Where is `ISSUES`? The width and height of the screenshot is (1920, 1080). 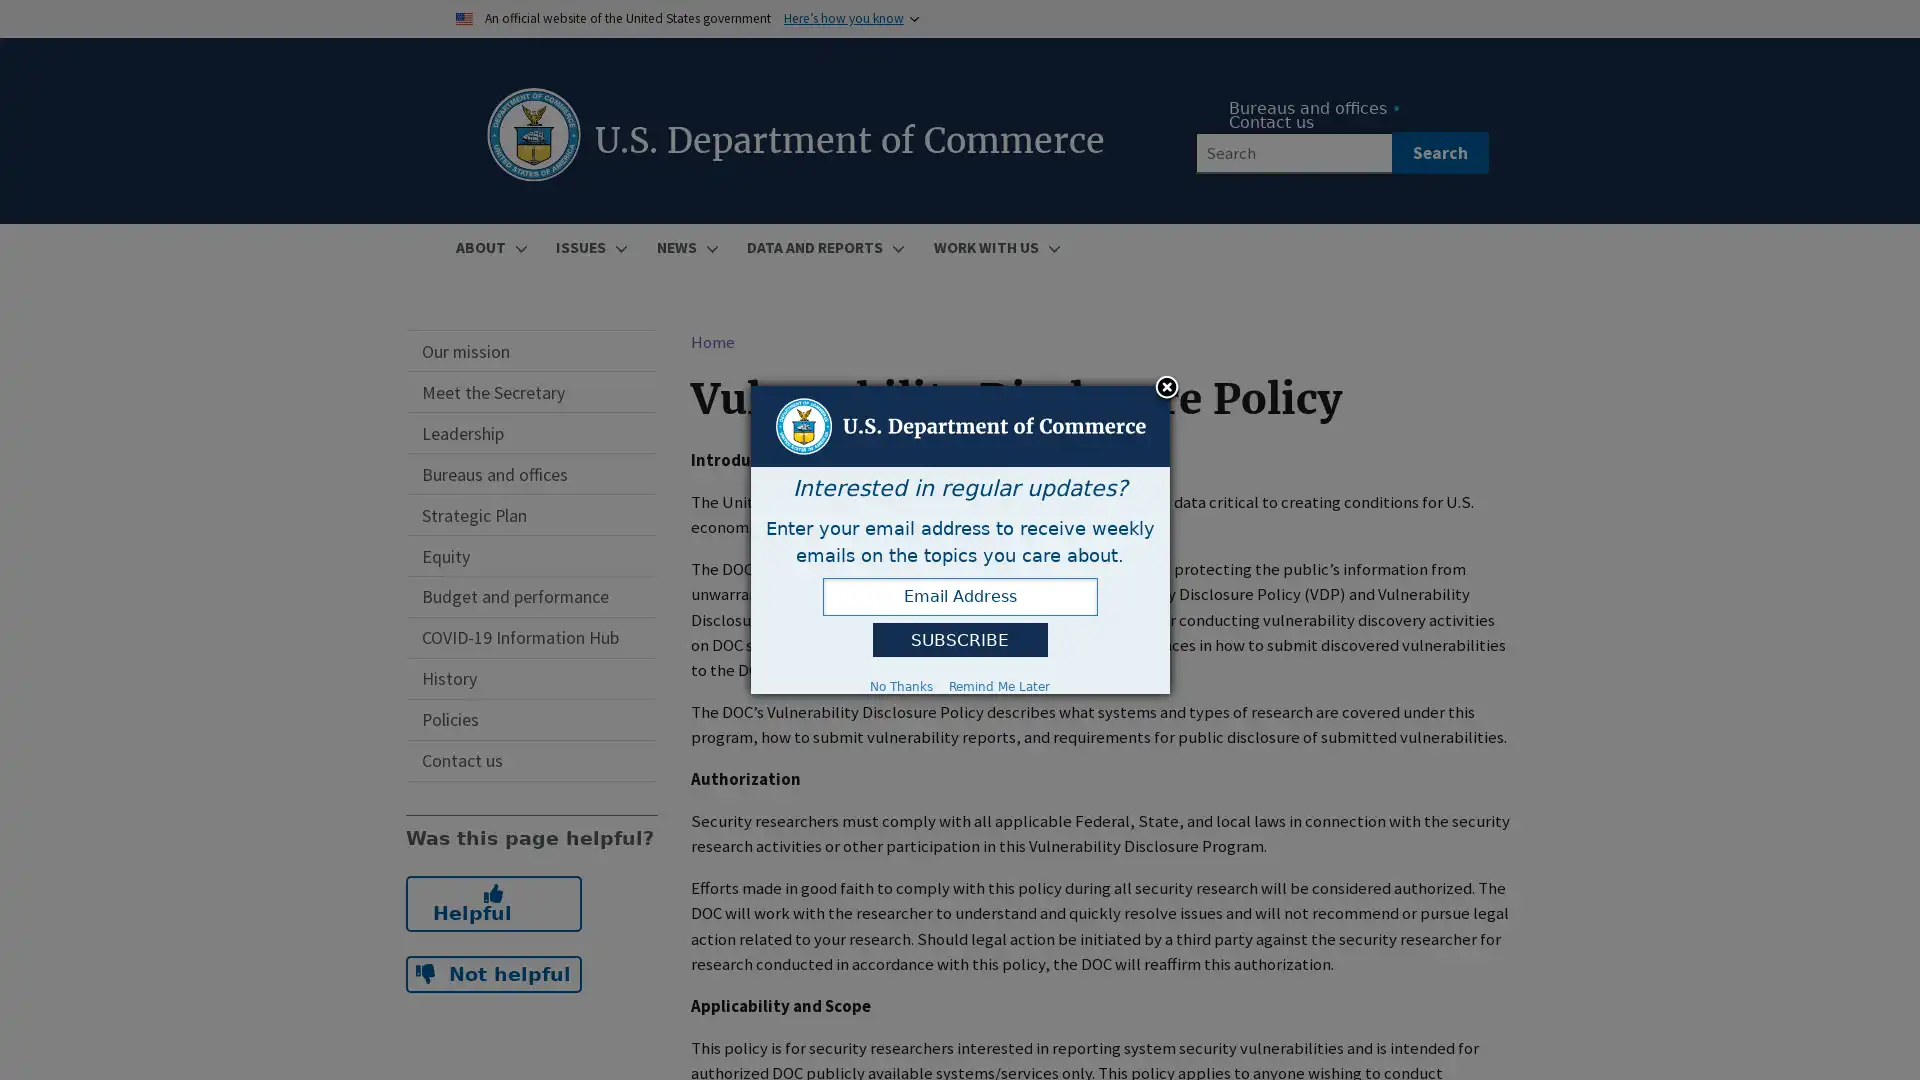 ISSUES is located at coordinates (588, 246).